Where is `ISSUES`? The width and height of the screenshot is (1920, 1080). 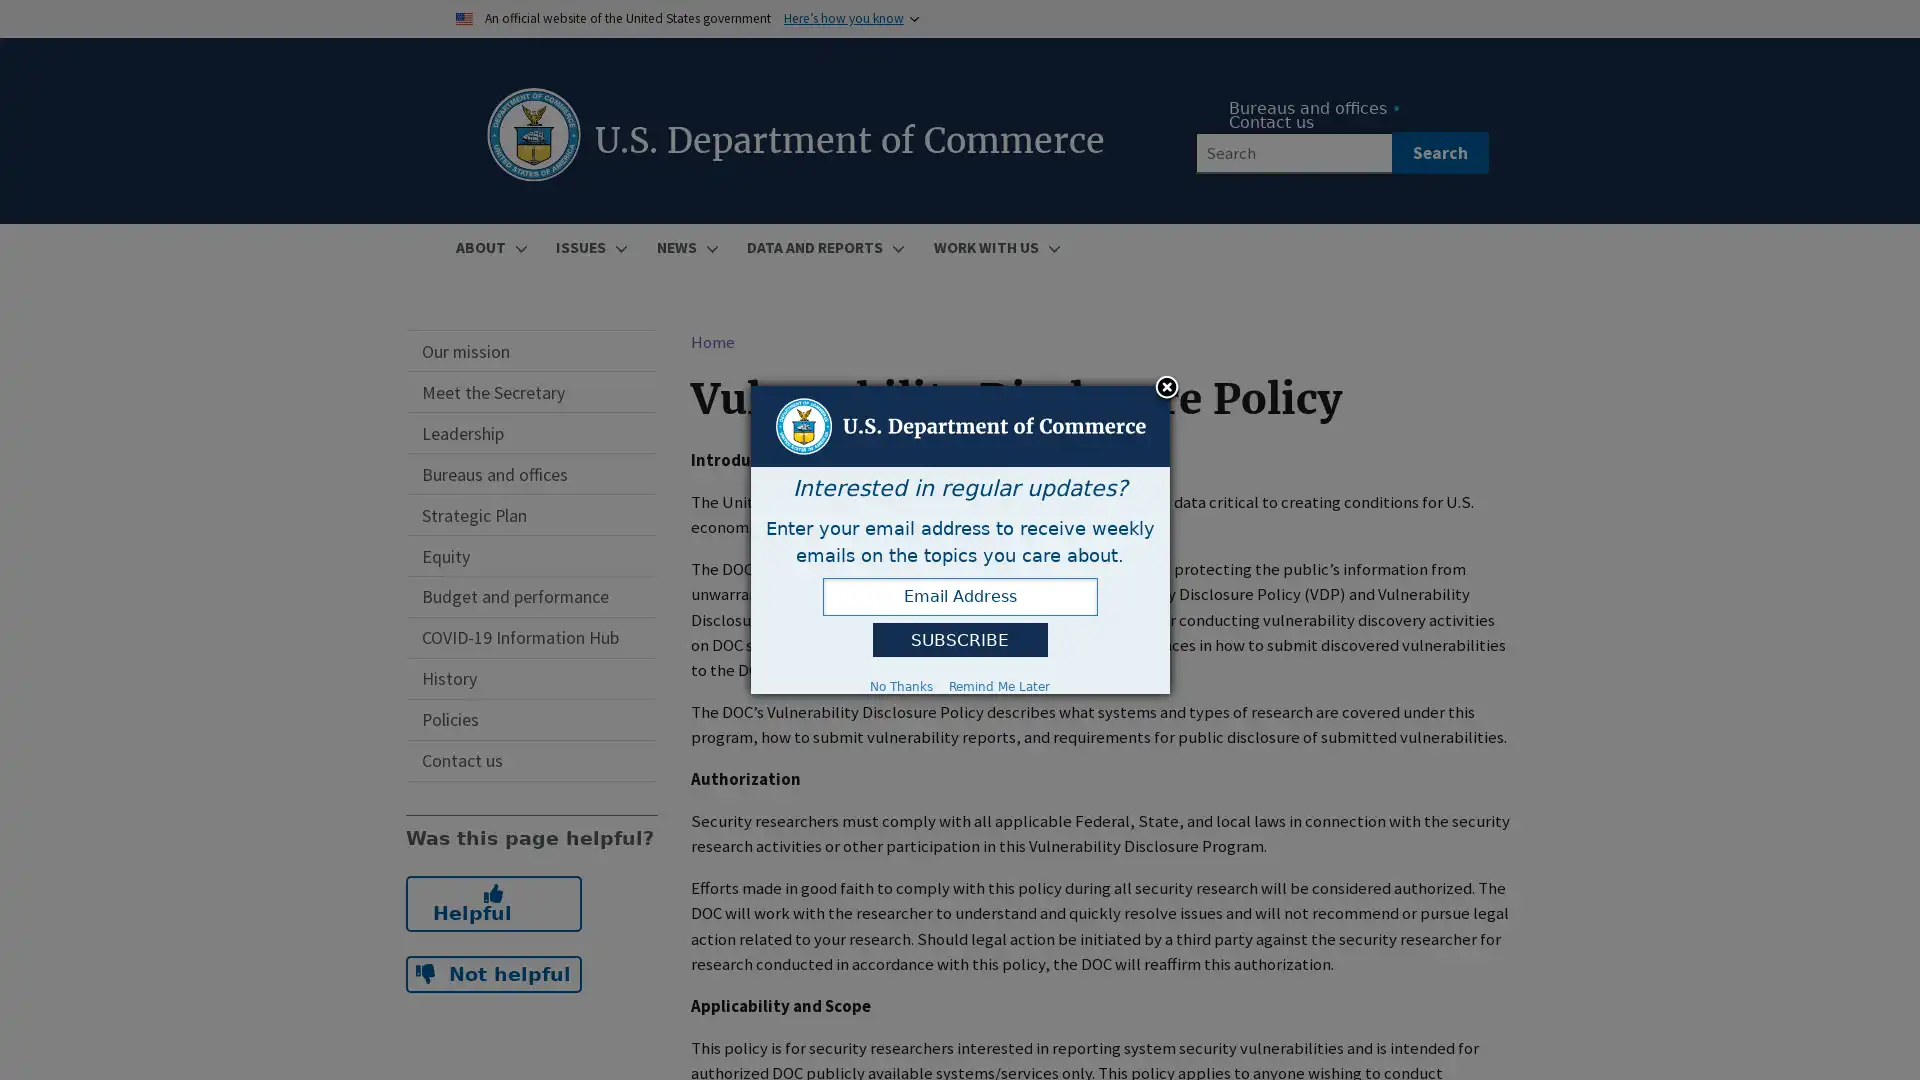 ISSUES is located at coordinates (588, 246).